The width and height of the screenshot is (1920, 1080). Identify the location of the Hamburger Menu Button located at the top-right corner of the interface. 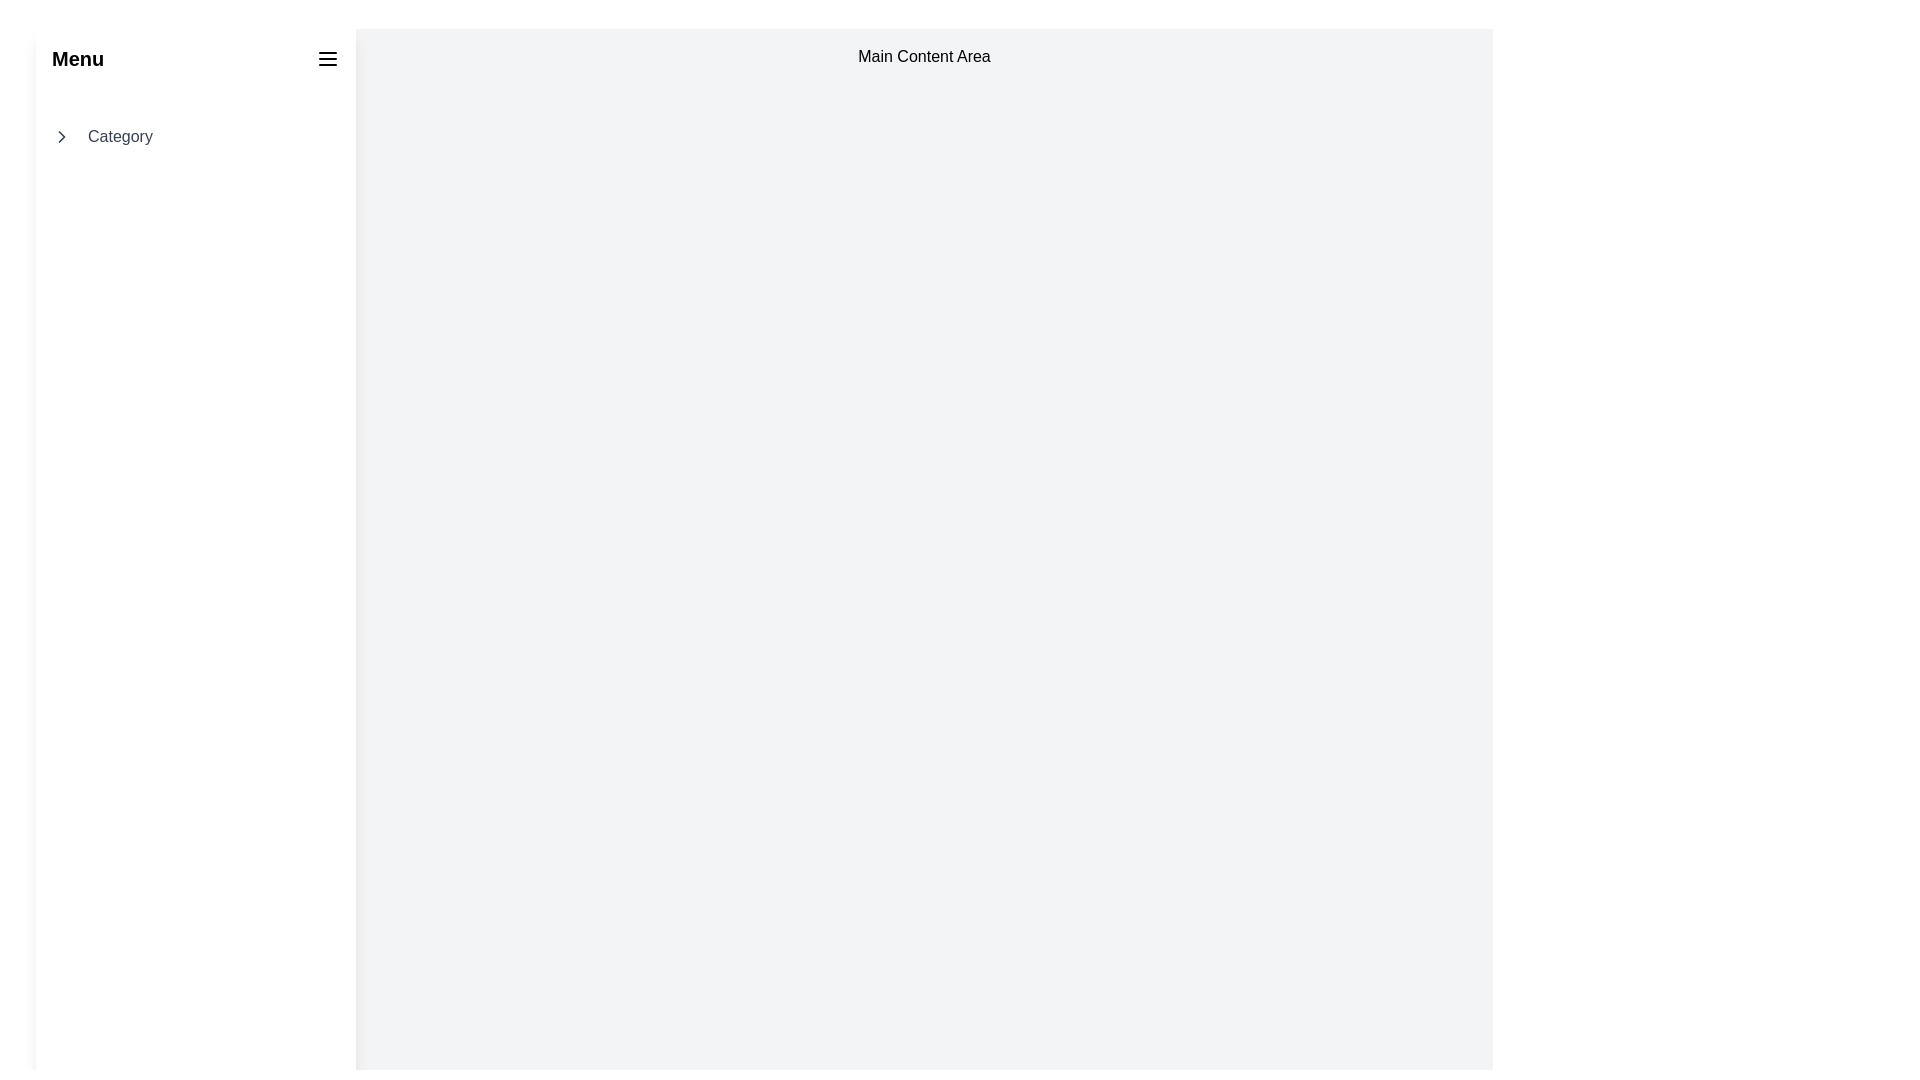
(327, 57).